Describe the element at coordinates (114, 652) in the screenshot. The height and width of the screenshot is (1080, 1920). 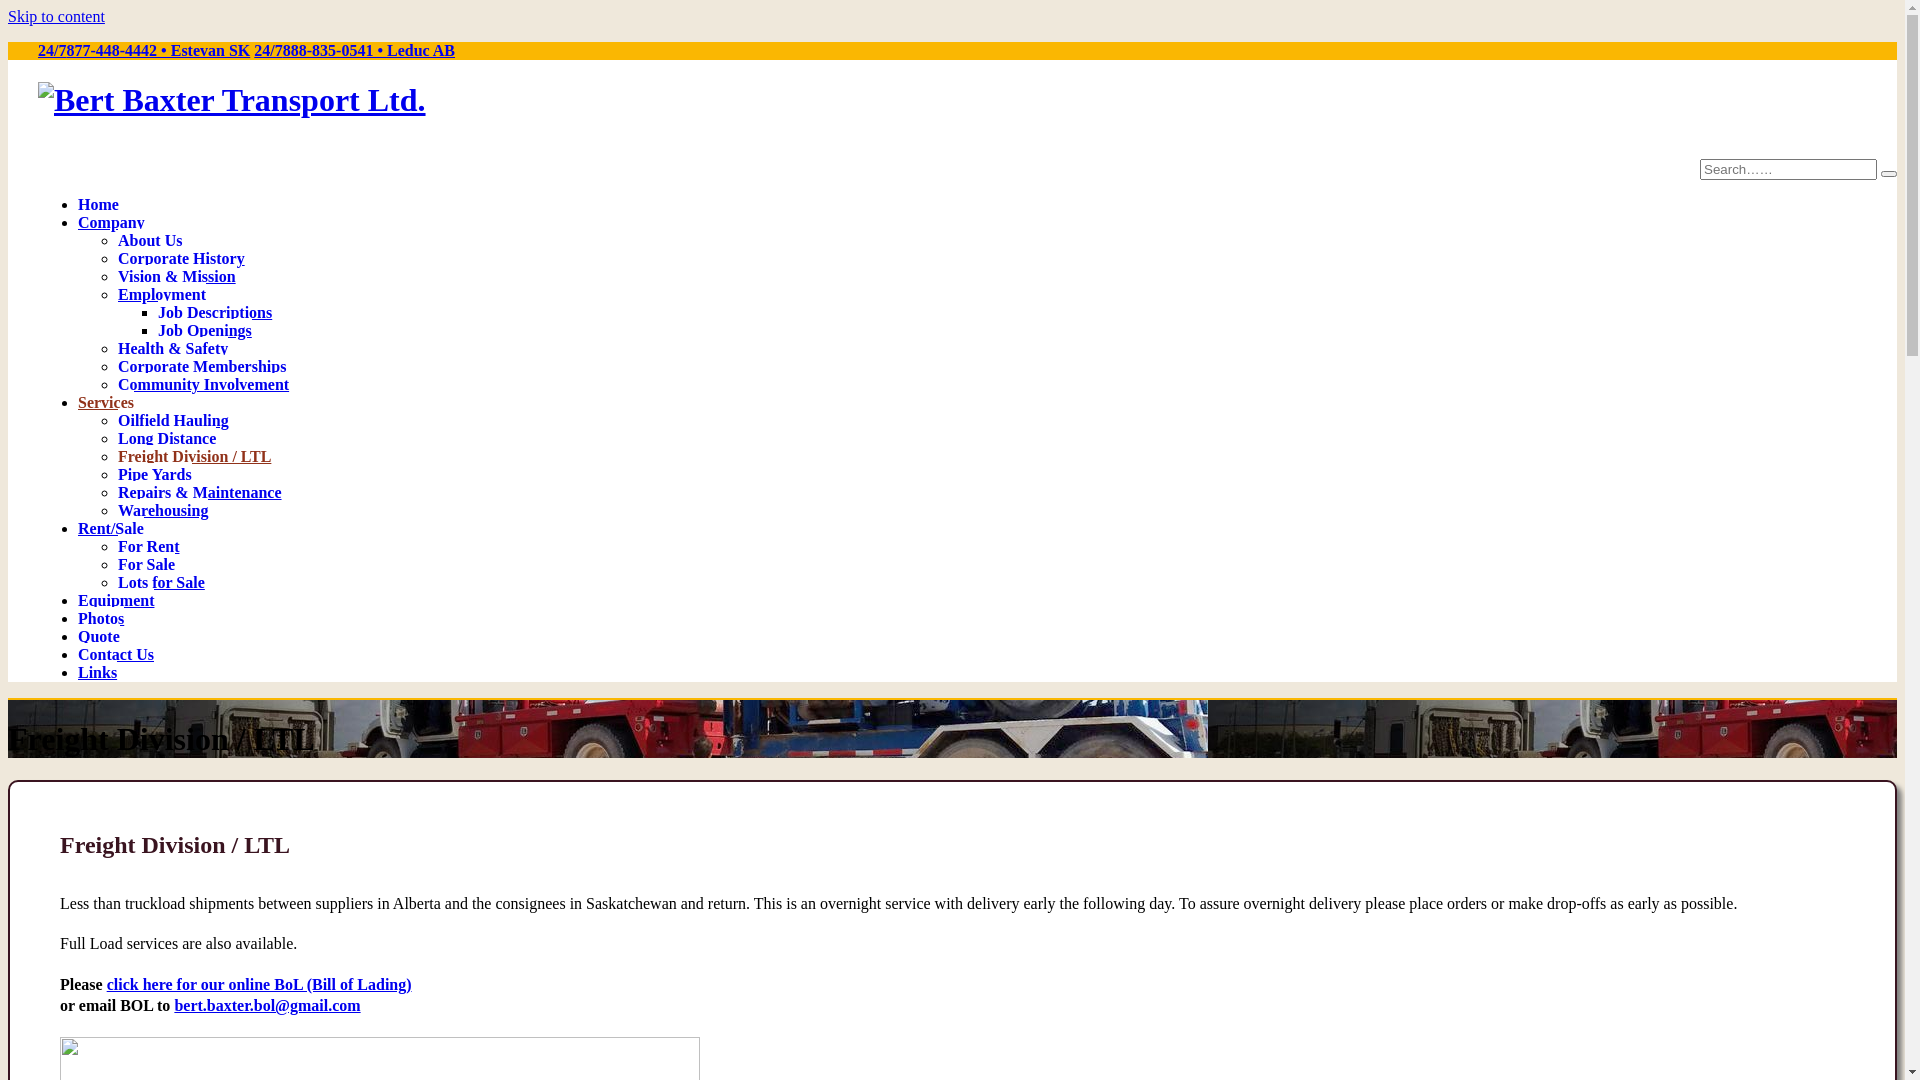
I see `'Contact Us'` at that location.